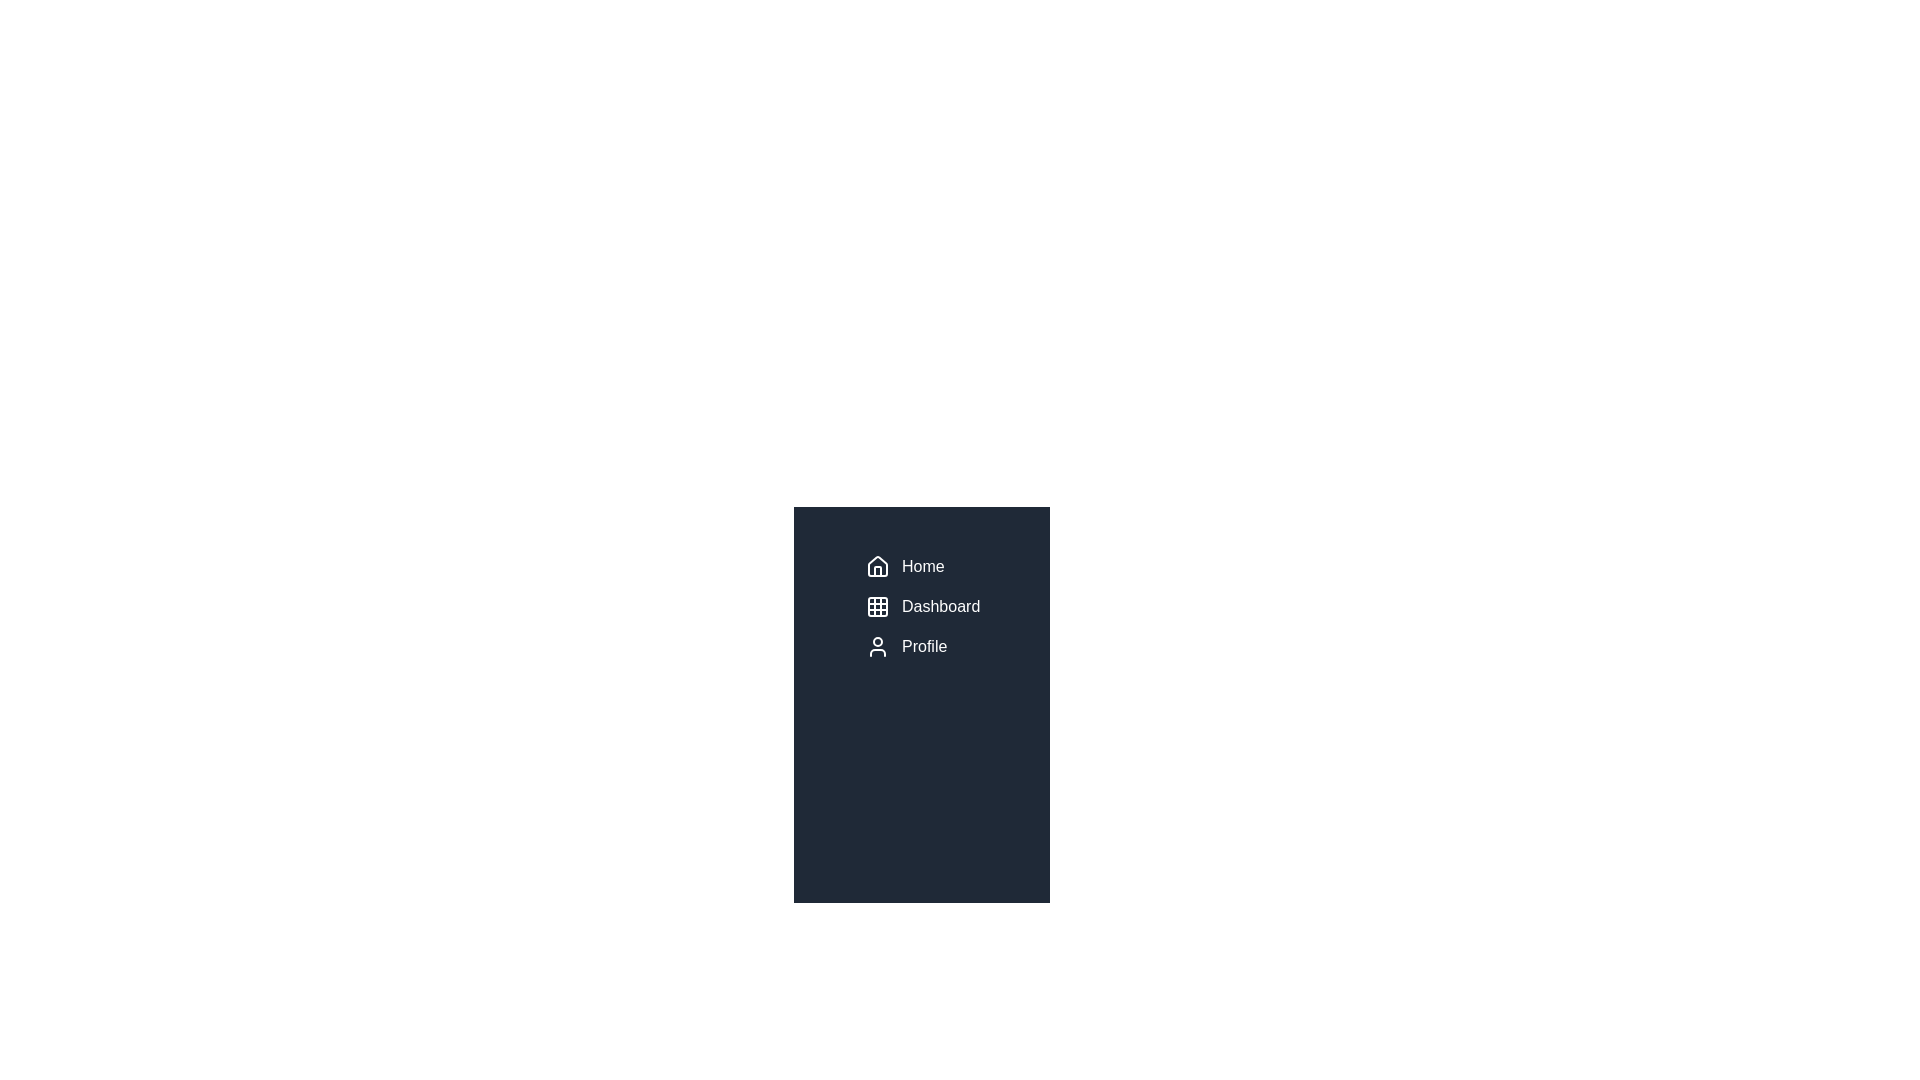  Describe the element at coordinates (921, 647) in the screenshot. I see `the 'Profile' menu item in the sidebar` at that location.